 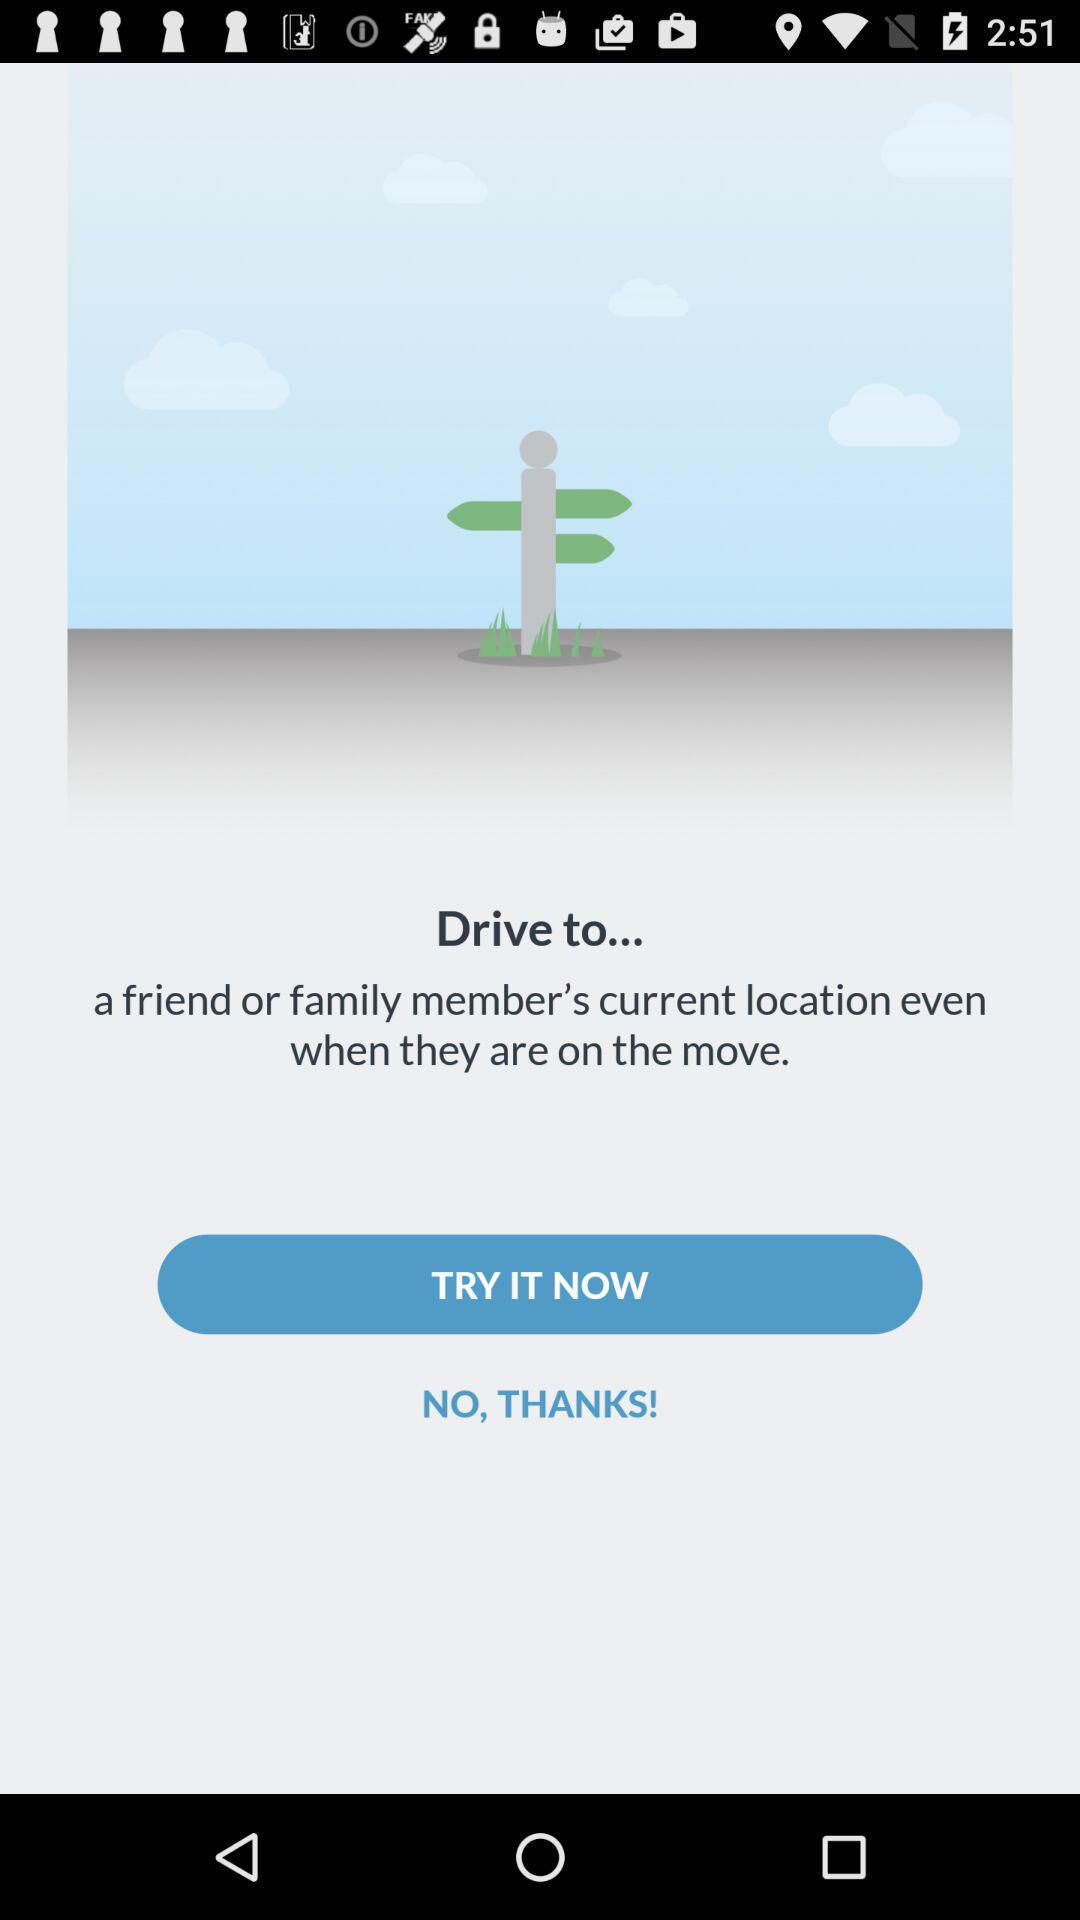 I want to click on the icon below the try it now item, so click(x=540, y=1401).